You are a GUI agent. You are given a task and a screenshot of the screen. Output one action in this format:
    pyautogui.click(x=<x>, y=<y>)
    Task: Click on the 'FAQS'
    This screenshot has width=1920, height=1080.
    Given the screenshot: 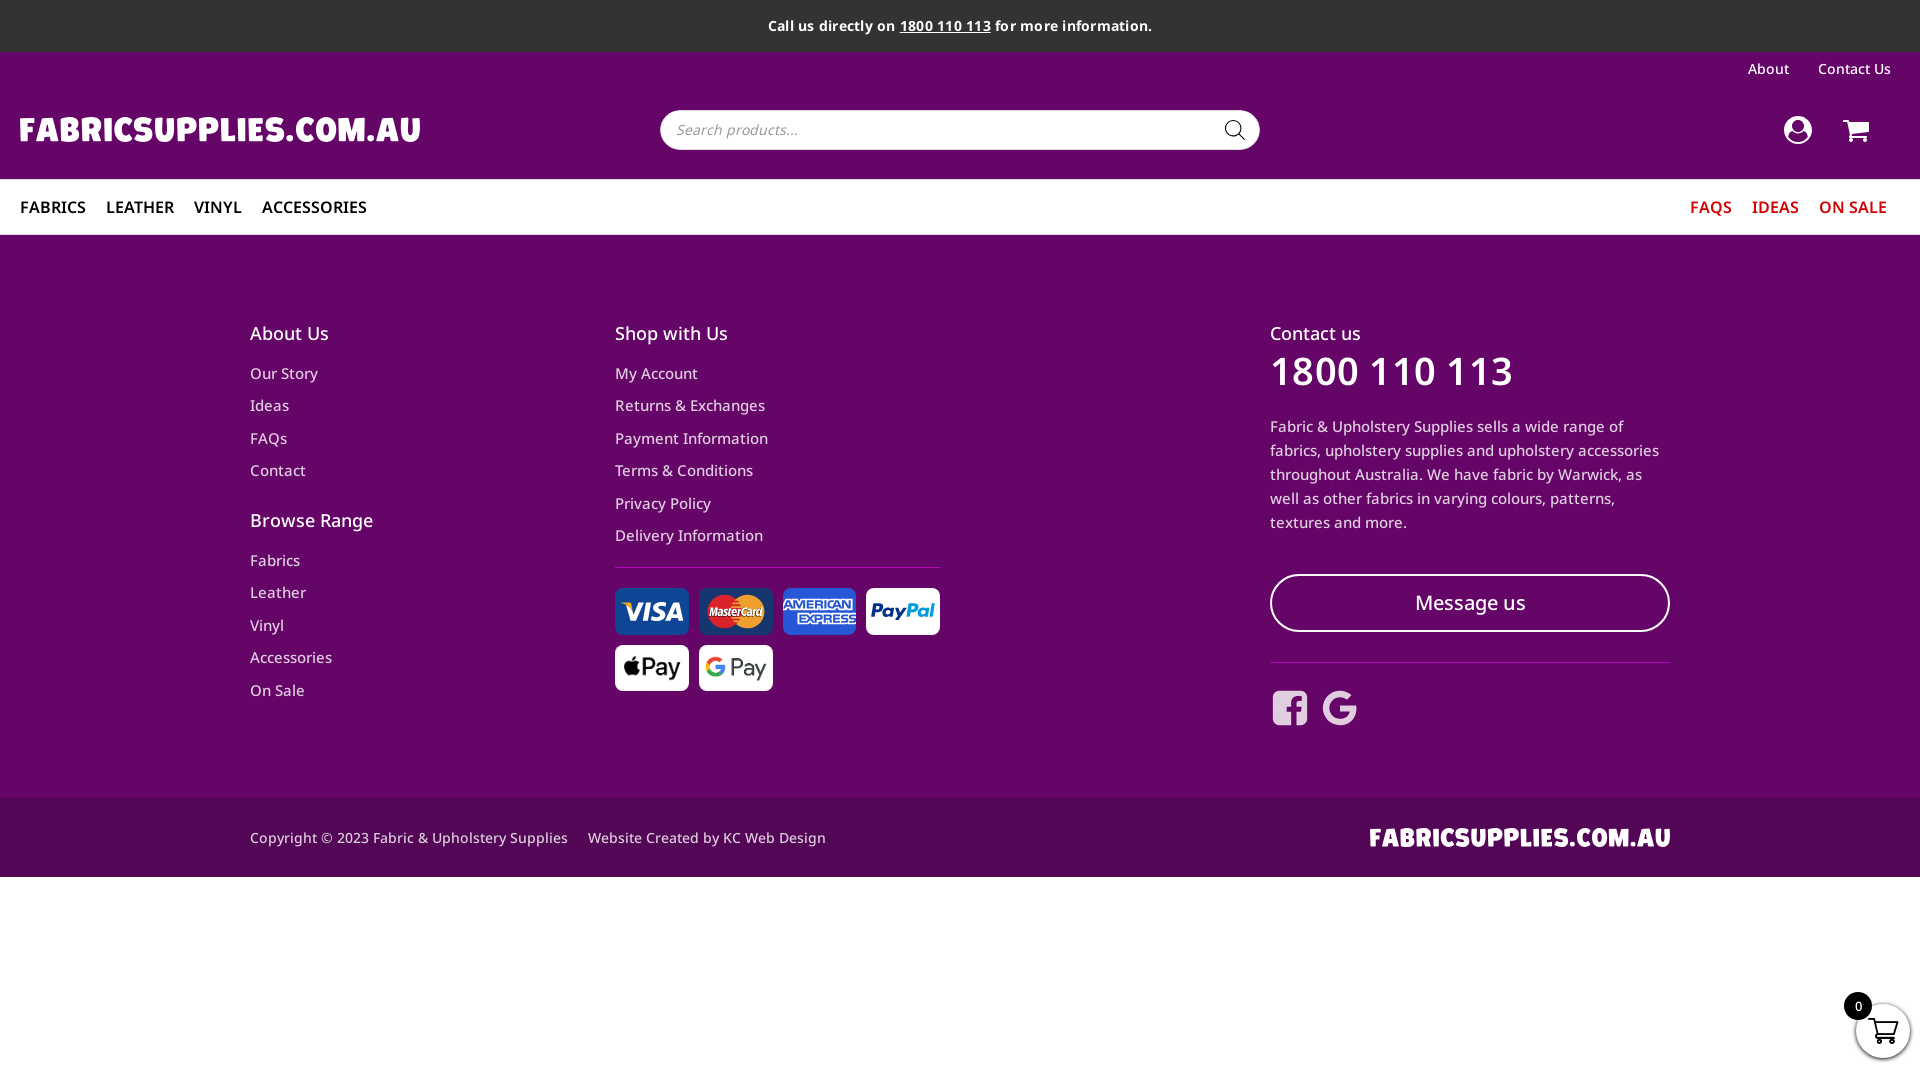 What is the action you would take?
    pyautogui.click(x=1709, y=207)
    